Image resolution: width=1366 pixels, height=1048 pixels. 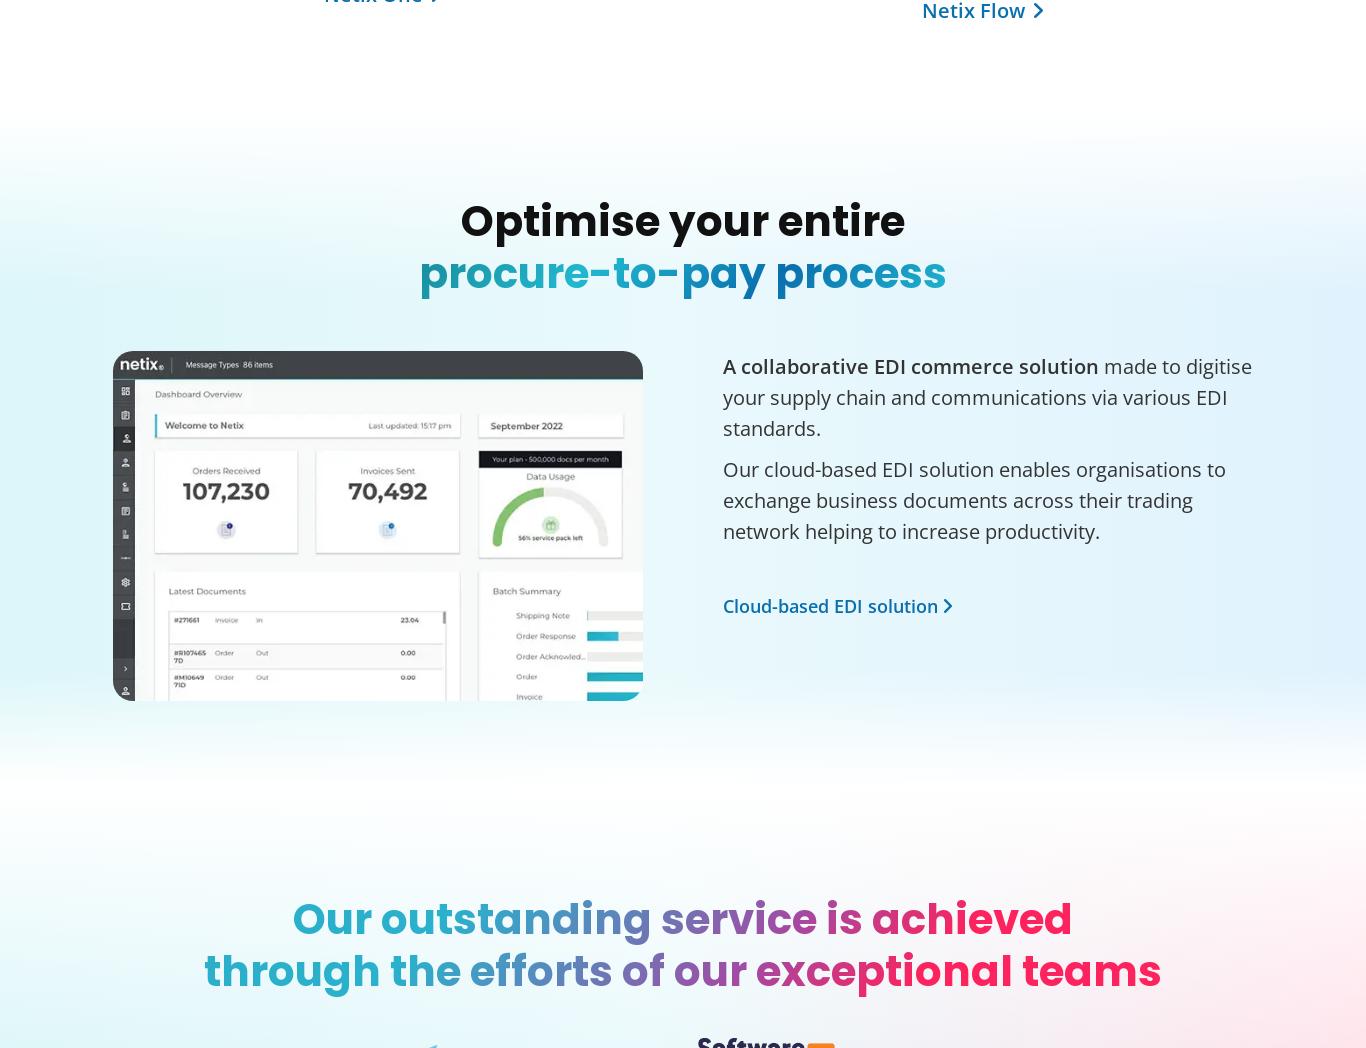 I want to click on 'United Kingdom', so click(x=166, y=361).